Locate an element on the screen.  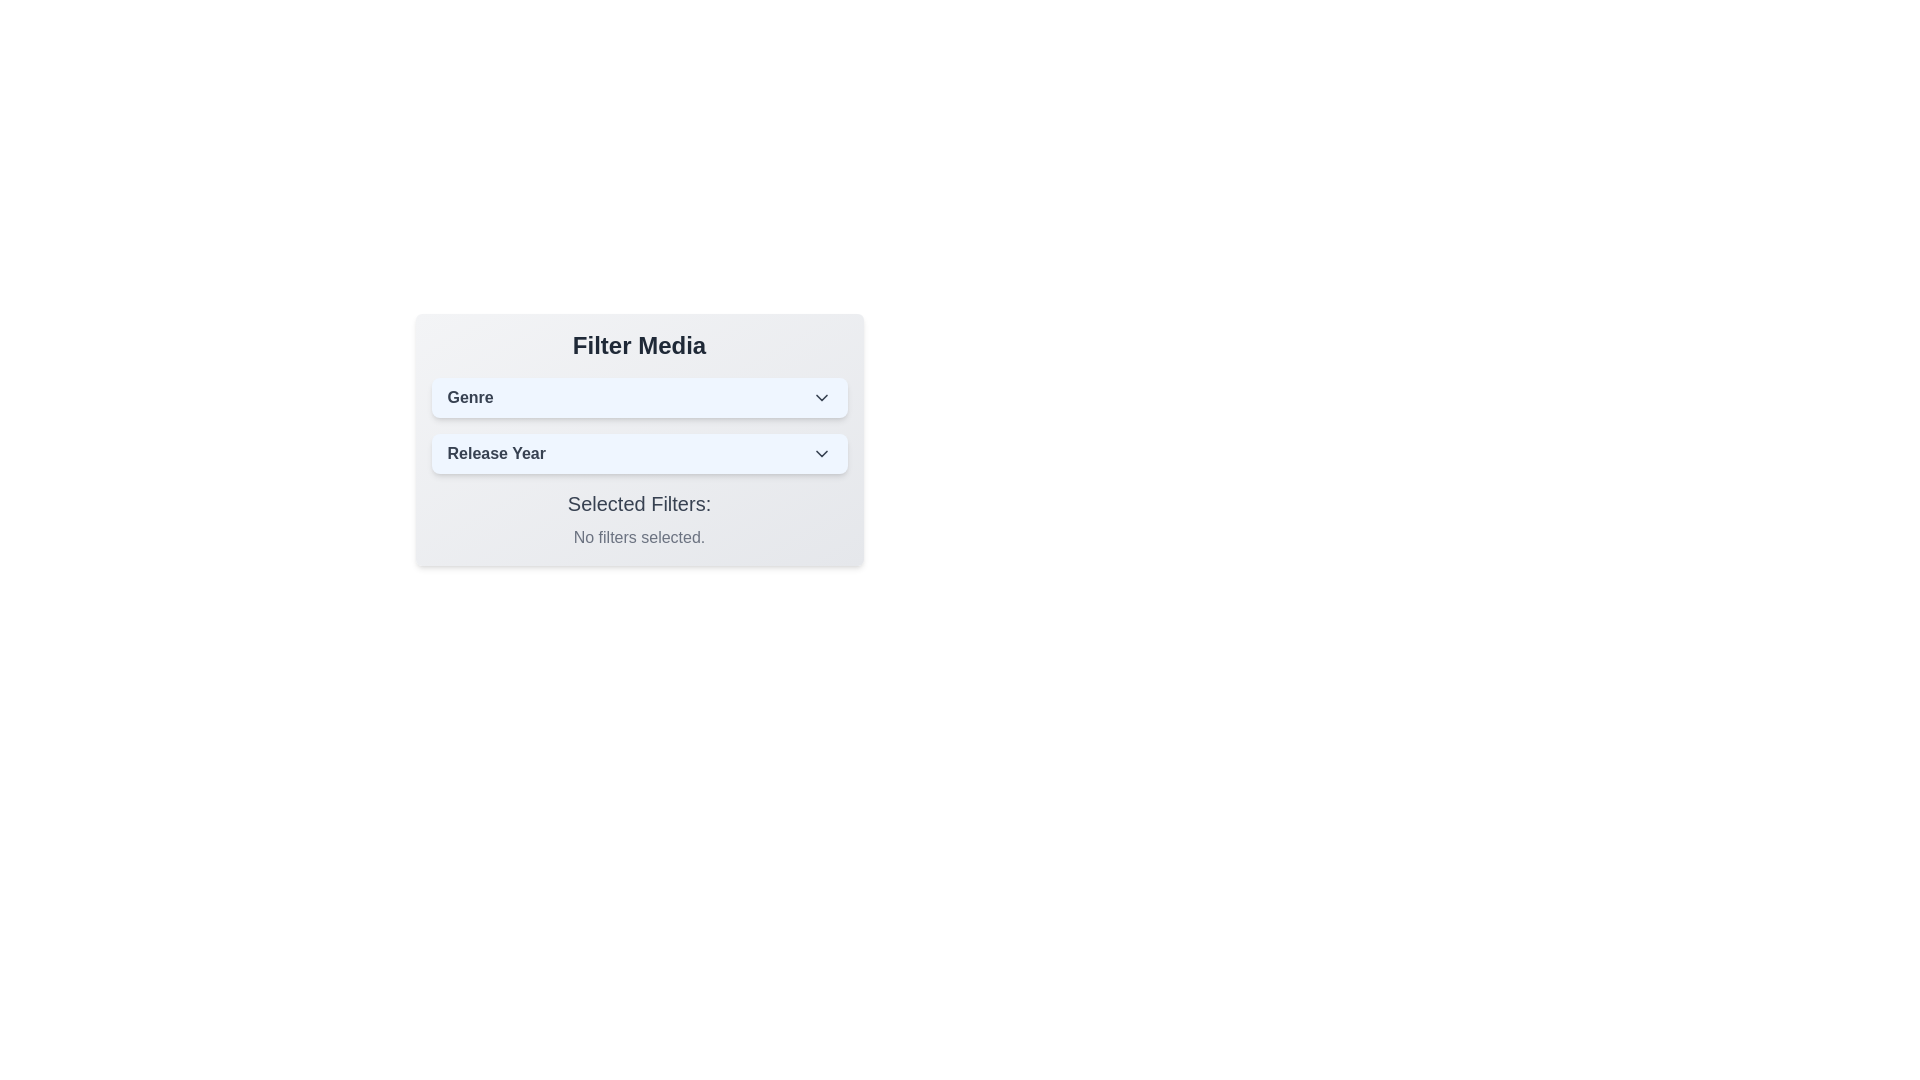
the text label displaying 'No filters selected.' located below the 'Selected Filters:' label in the 'Filter Media' modal interface is located at coordinates (638, 536).